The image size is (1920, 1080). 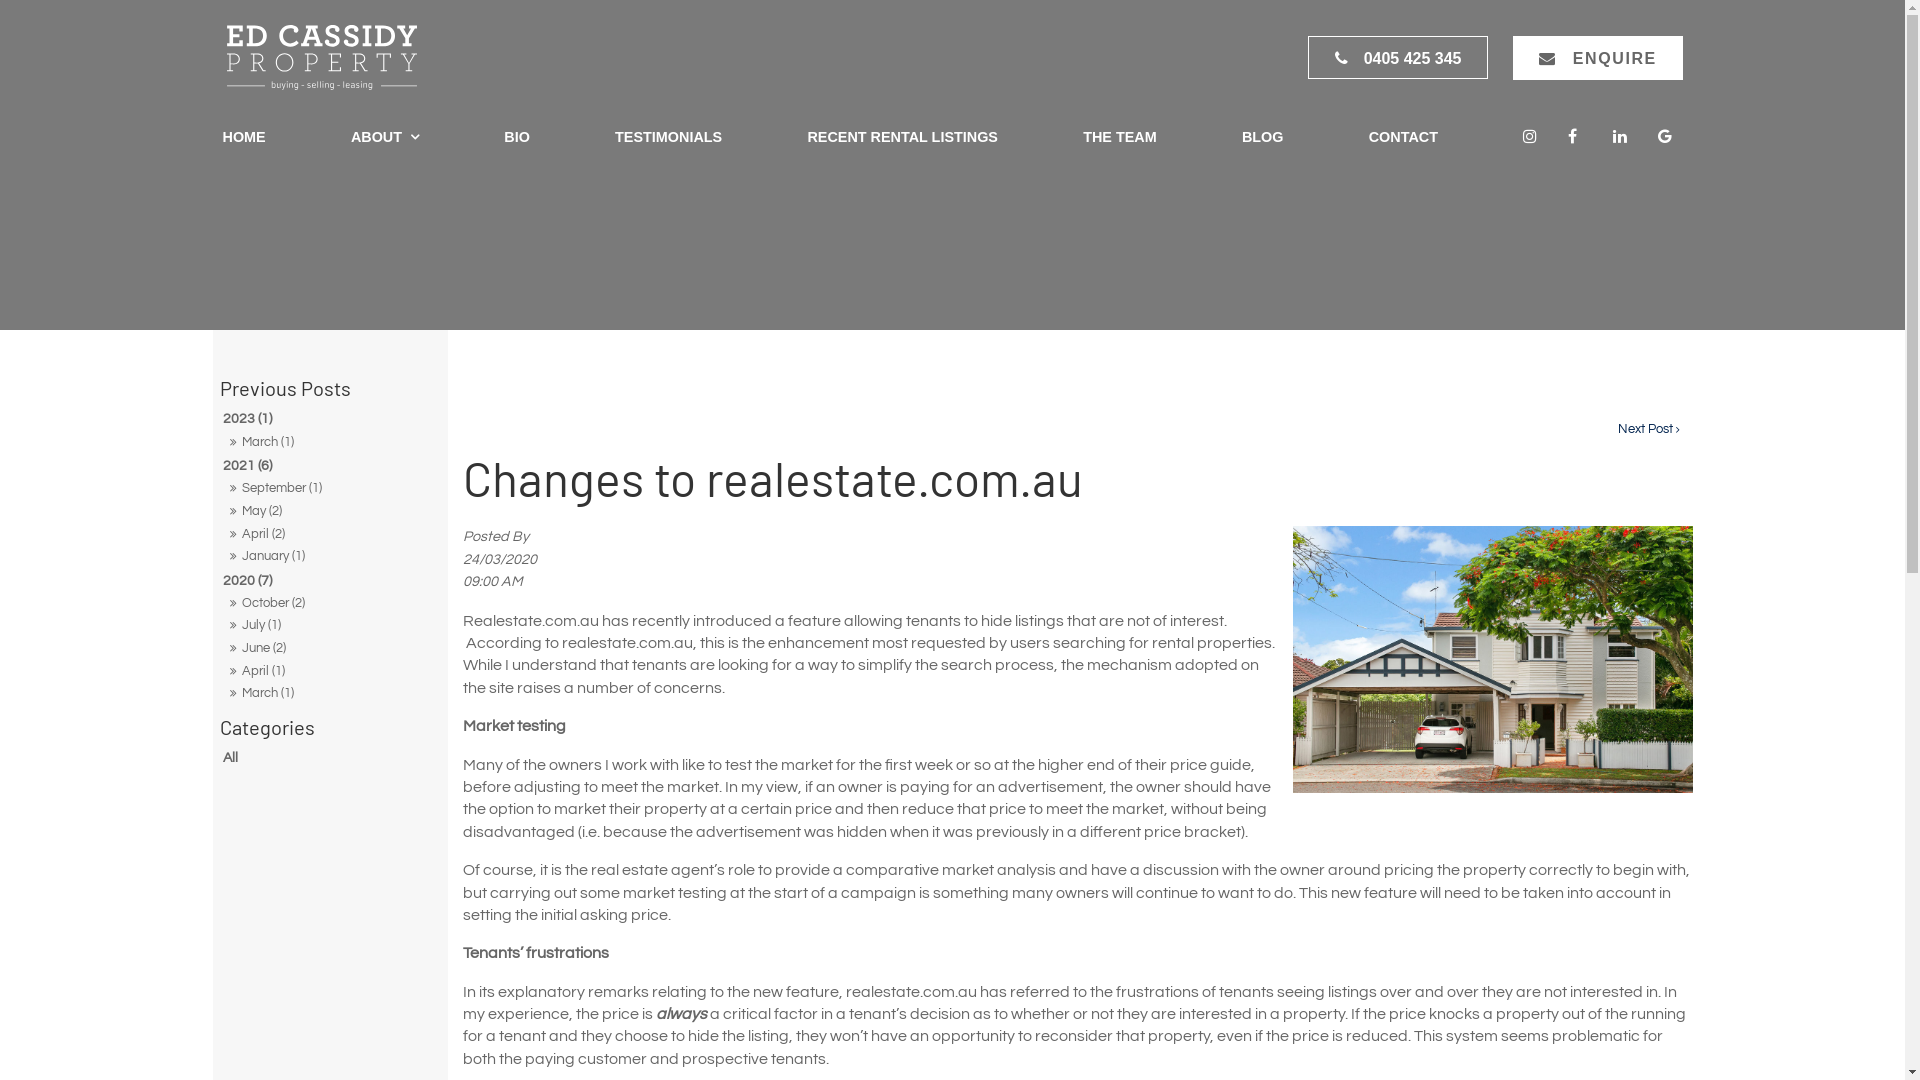 I want to click on 'January (1)', so click(x=330, y=556).